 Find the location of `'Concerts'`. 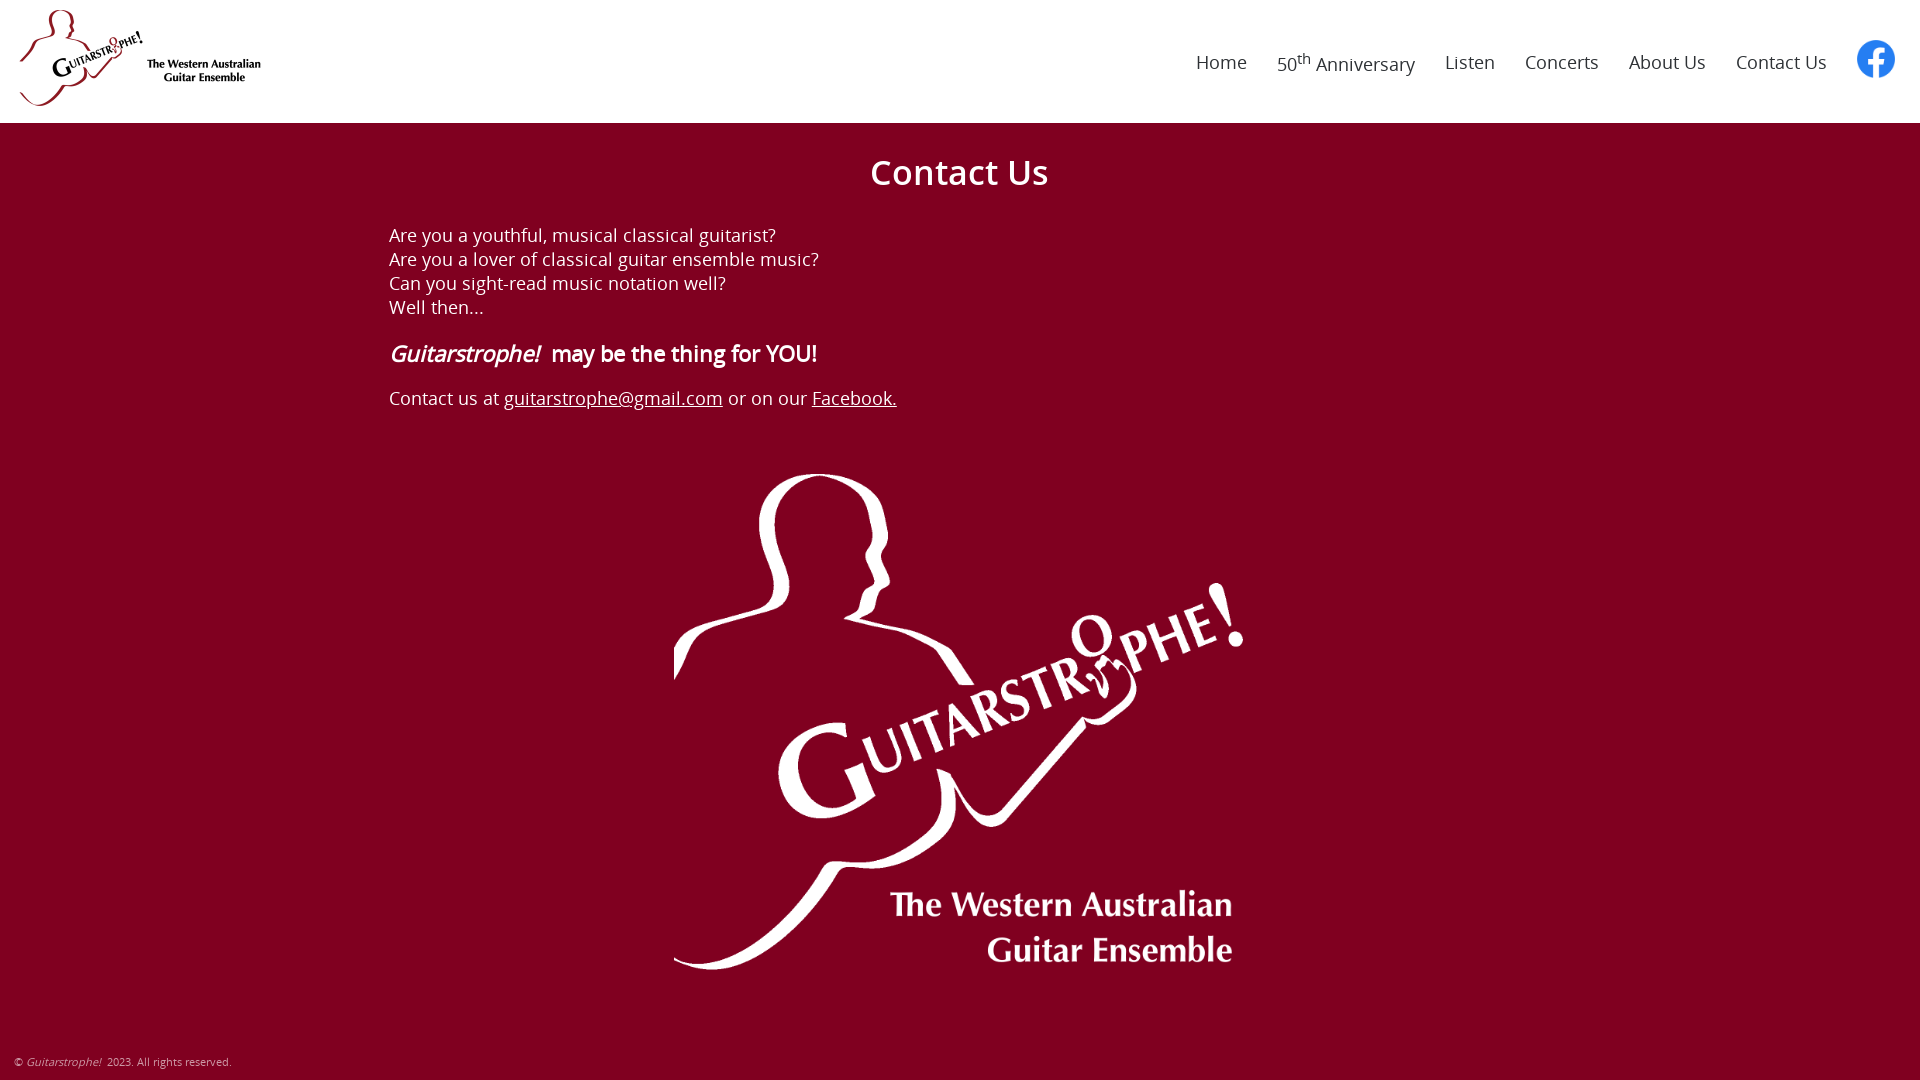

'Concerts' is located at coordinates (1560, 60).